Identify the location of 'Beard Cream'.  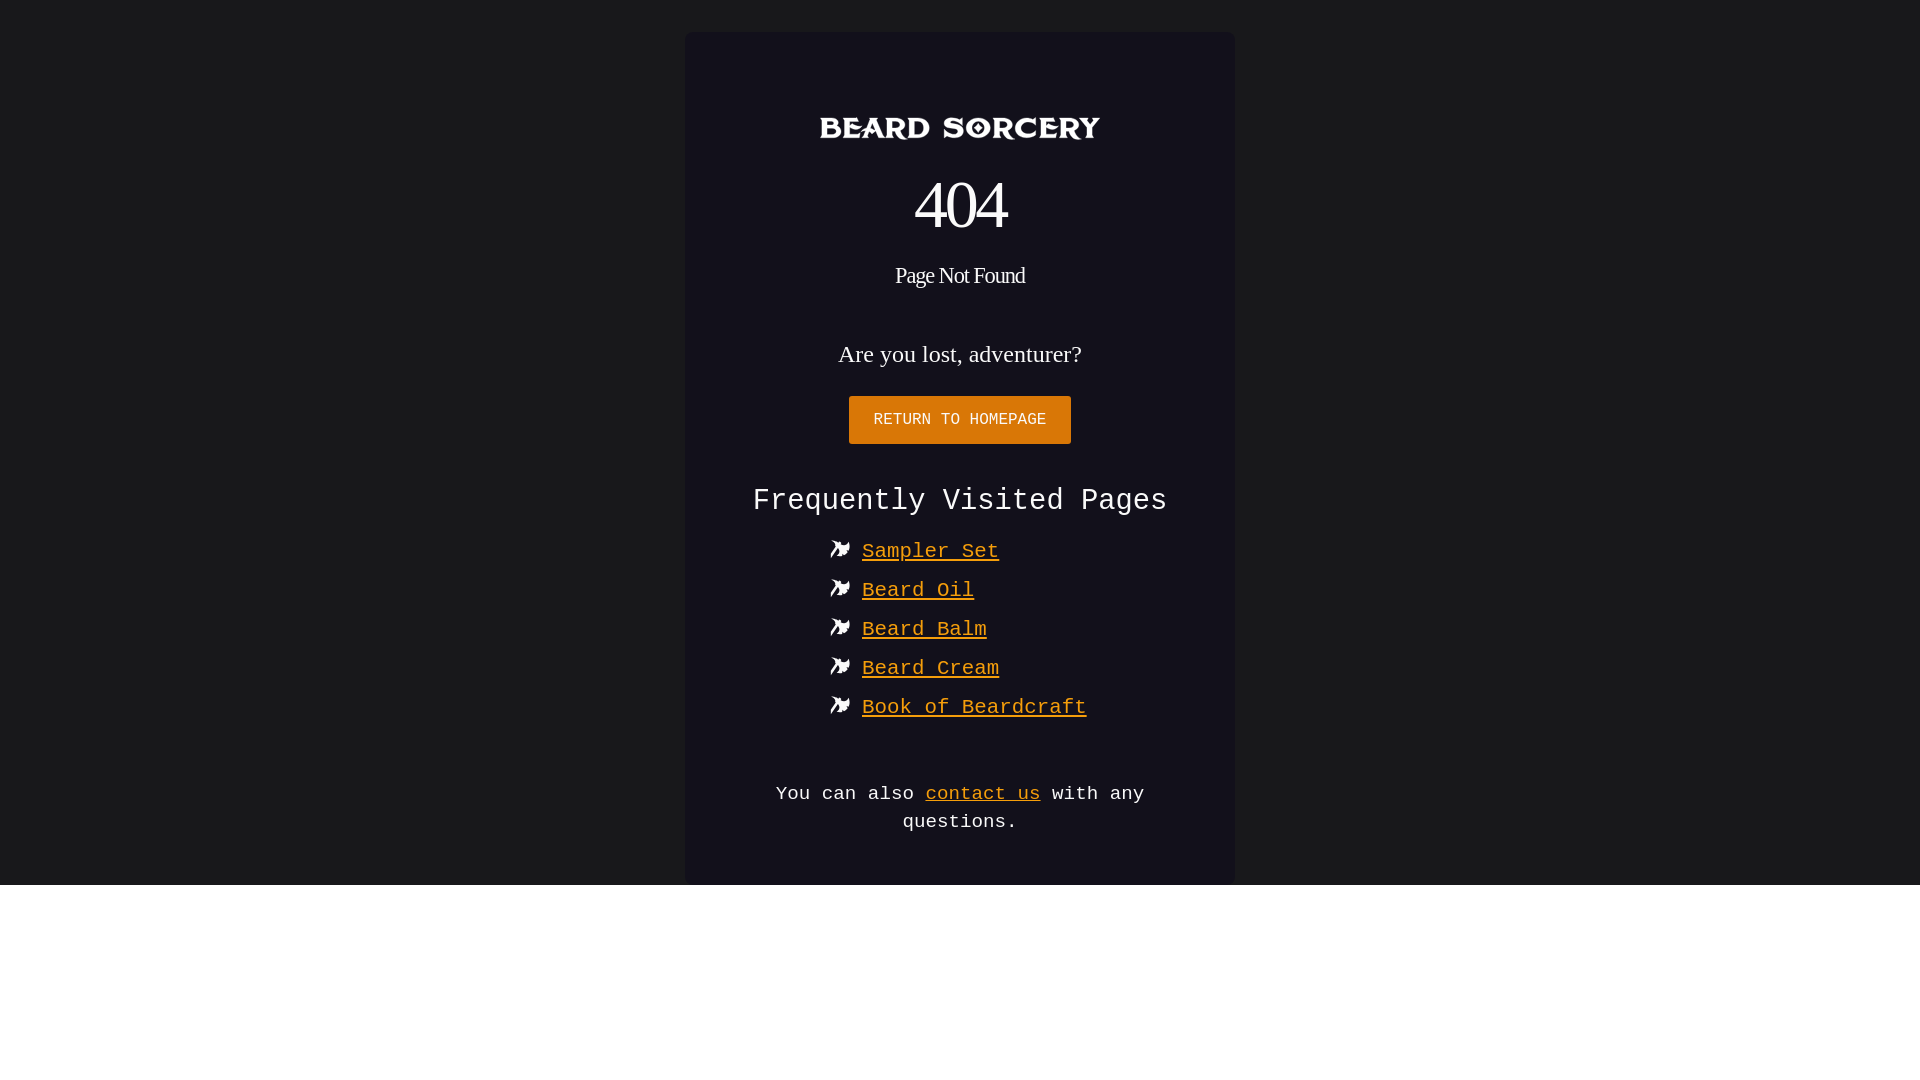
(929, 668).